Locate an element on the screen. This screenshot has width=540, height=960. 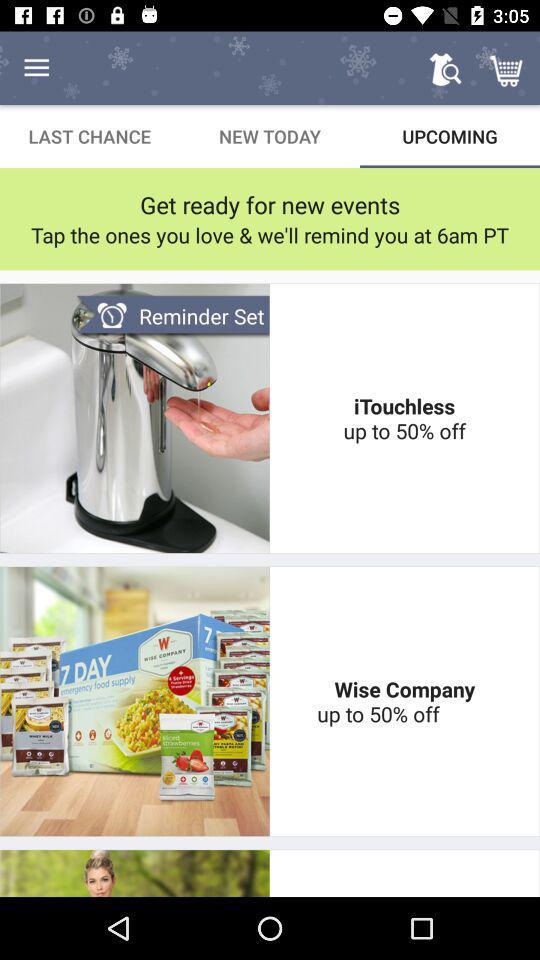
icon below the get ready for is located at coordinates (270, 235).